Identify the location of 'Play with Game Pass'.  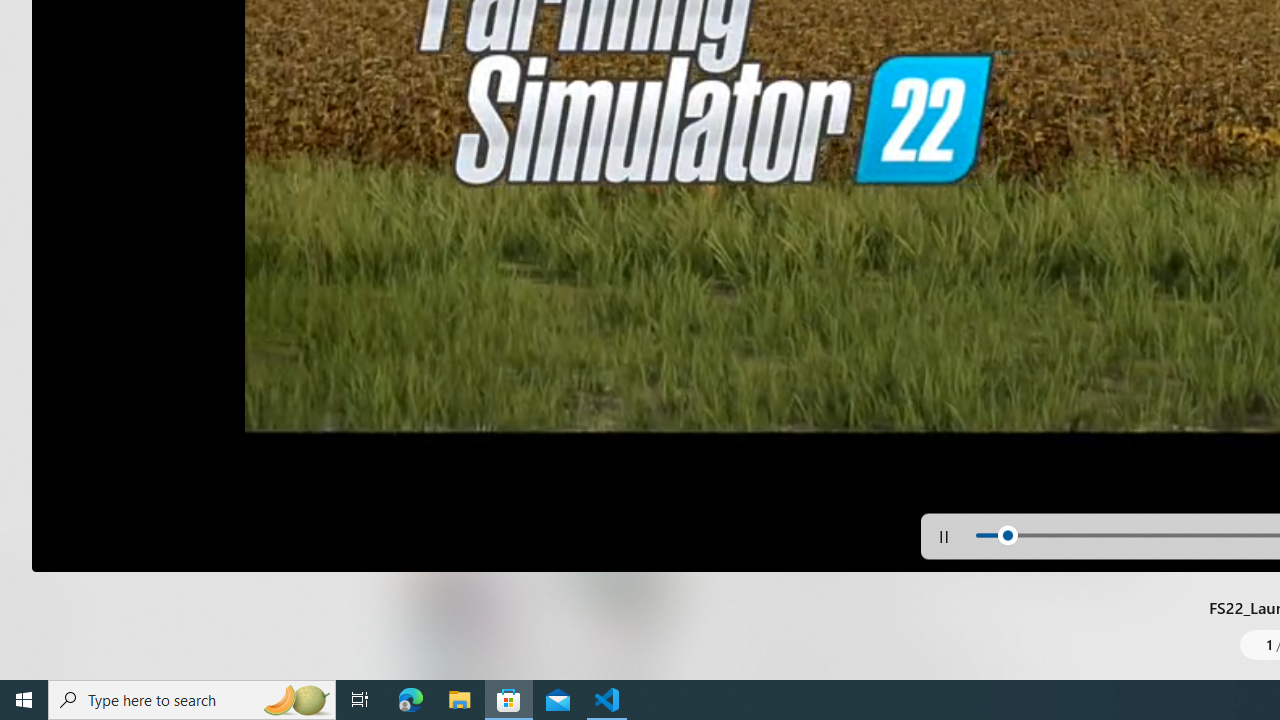
(767, 420).